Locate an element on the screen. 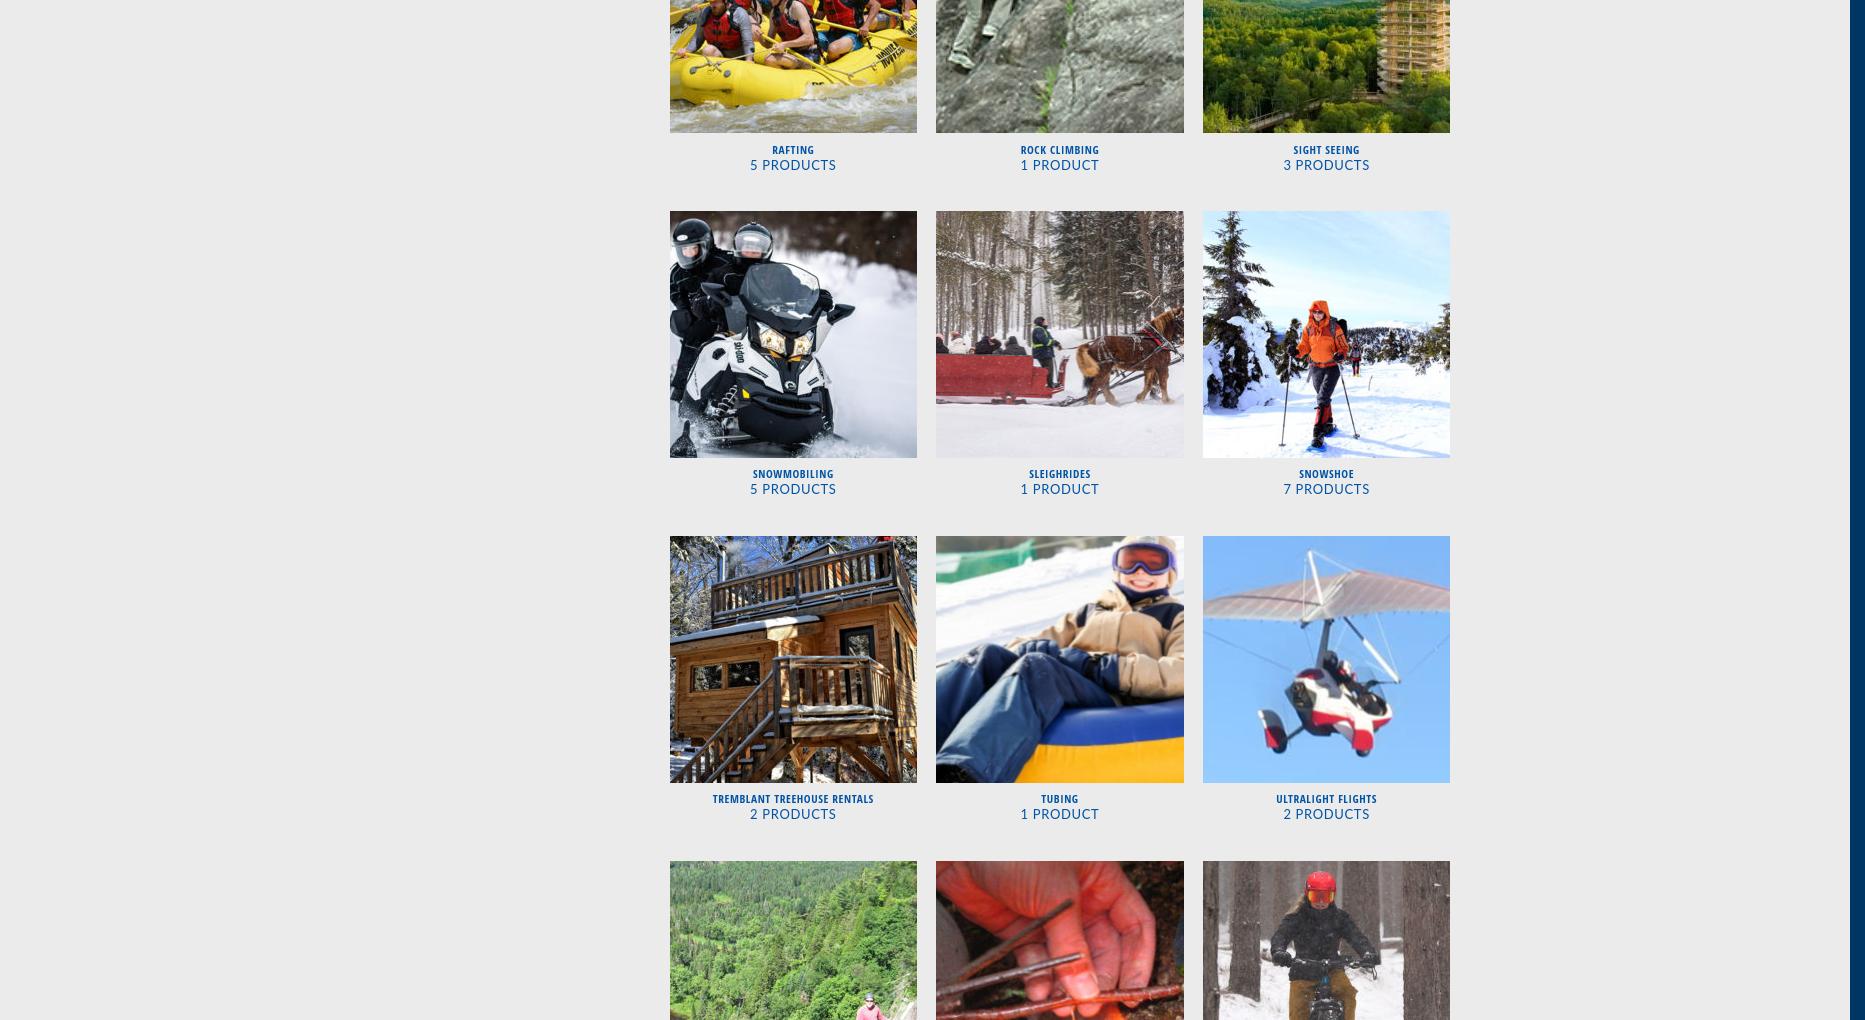 This screenshot has width=1865, height=1020. 'Snowshoe' is located at coordinates (1325, 473).